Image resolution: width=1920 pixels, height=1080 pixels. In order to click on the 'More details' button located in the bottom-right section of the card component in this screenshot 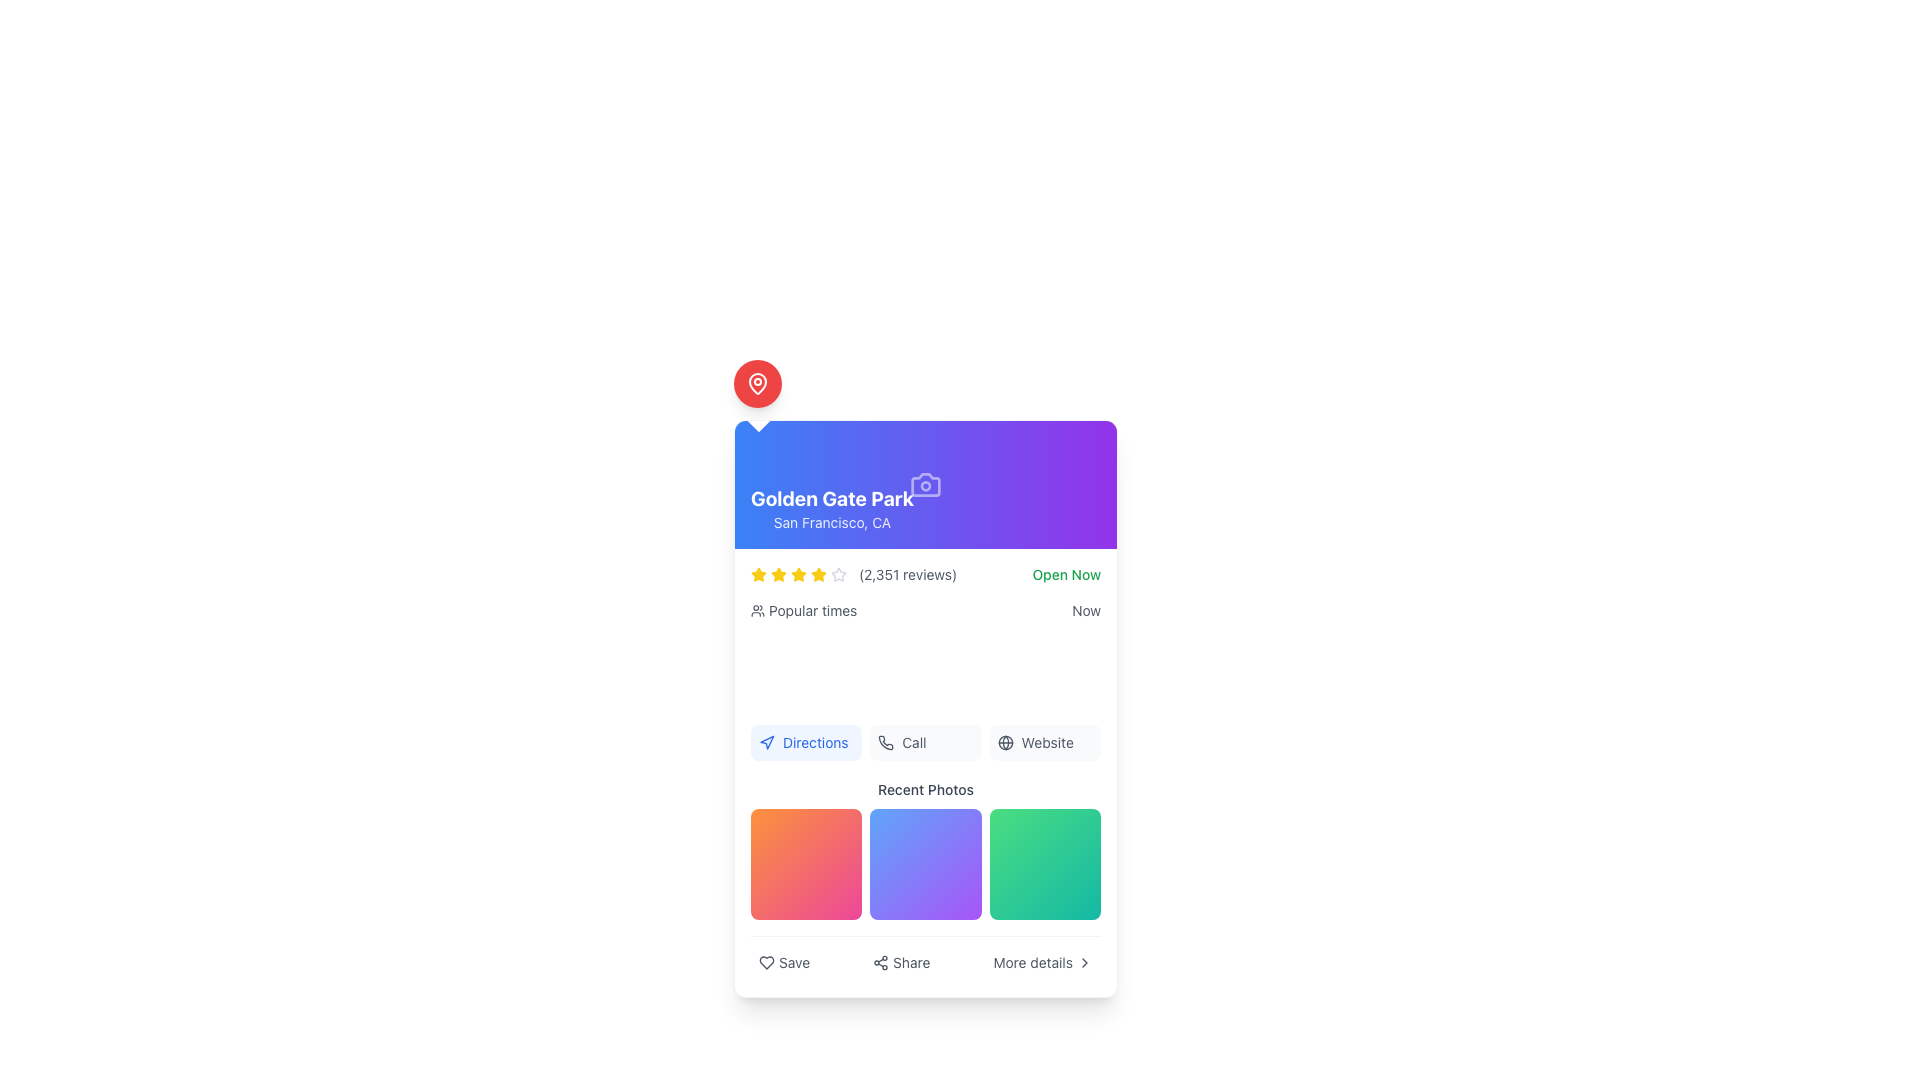, I will do `click(1042, 962)`.